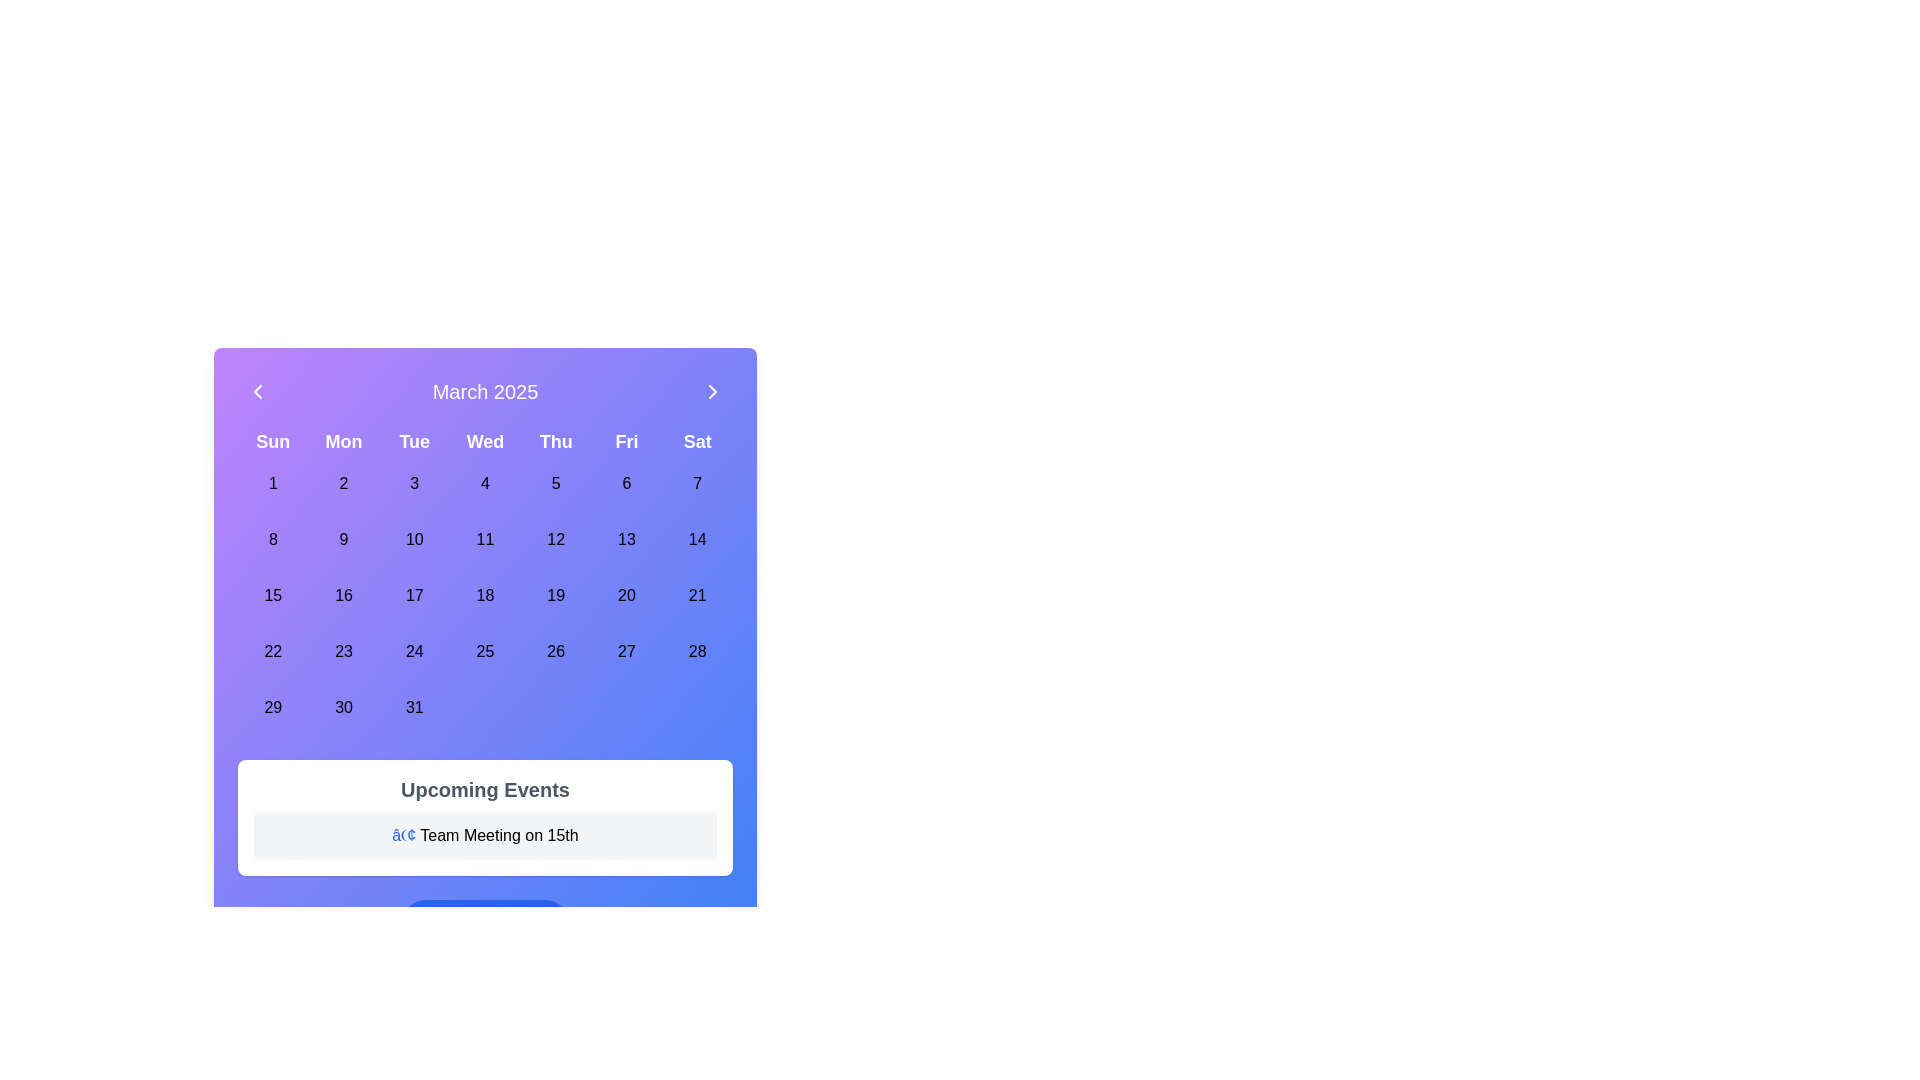 Image resolution: width=1920 pixels, height=1080 pixels. What do you see at coordinates (344, 651) in the screenshot?
I see `the rounded button displaying the number '23' in the calendar grid through keyboard navigation` at bounding box center [344, 651].